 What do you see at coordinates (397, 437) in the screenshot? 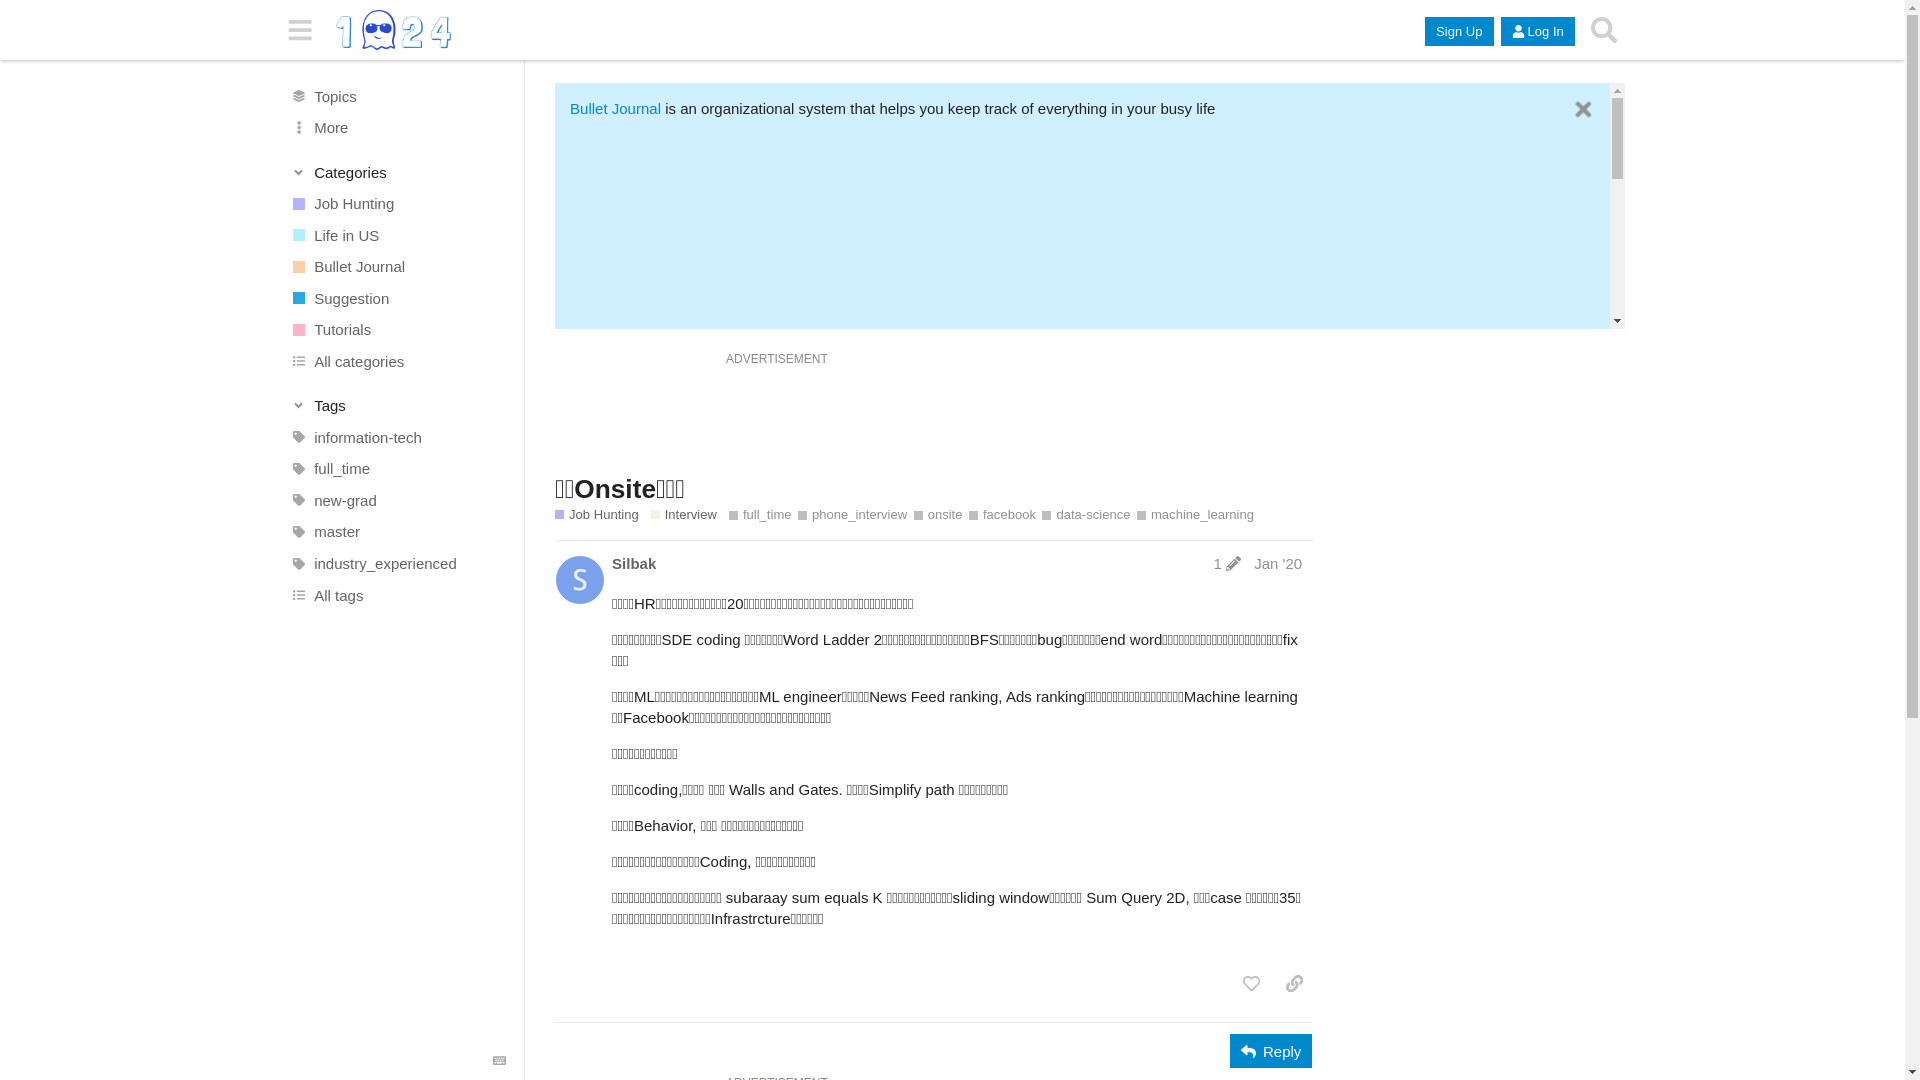
I see `'information-tech'` at bounding box center [397, 437].